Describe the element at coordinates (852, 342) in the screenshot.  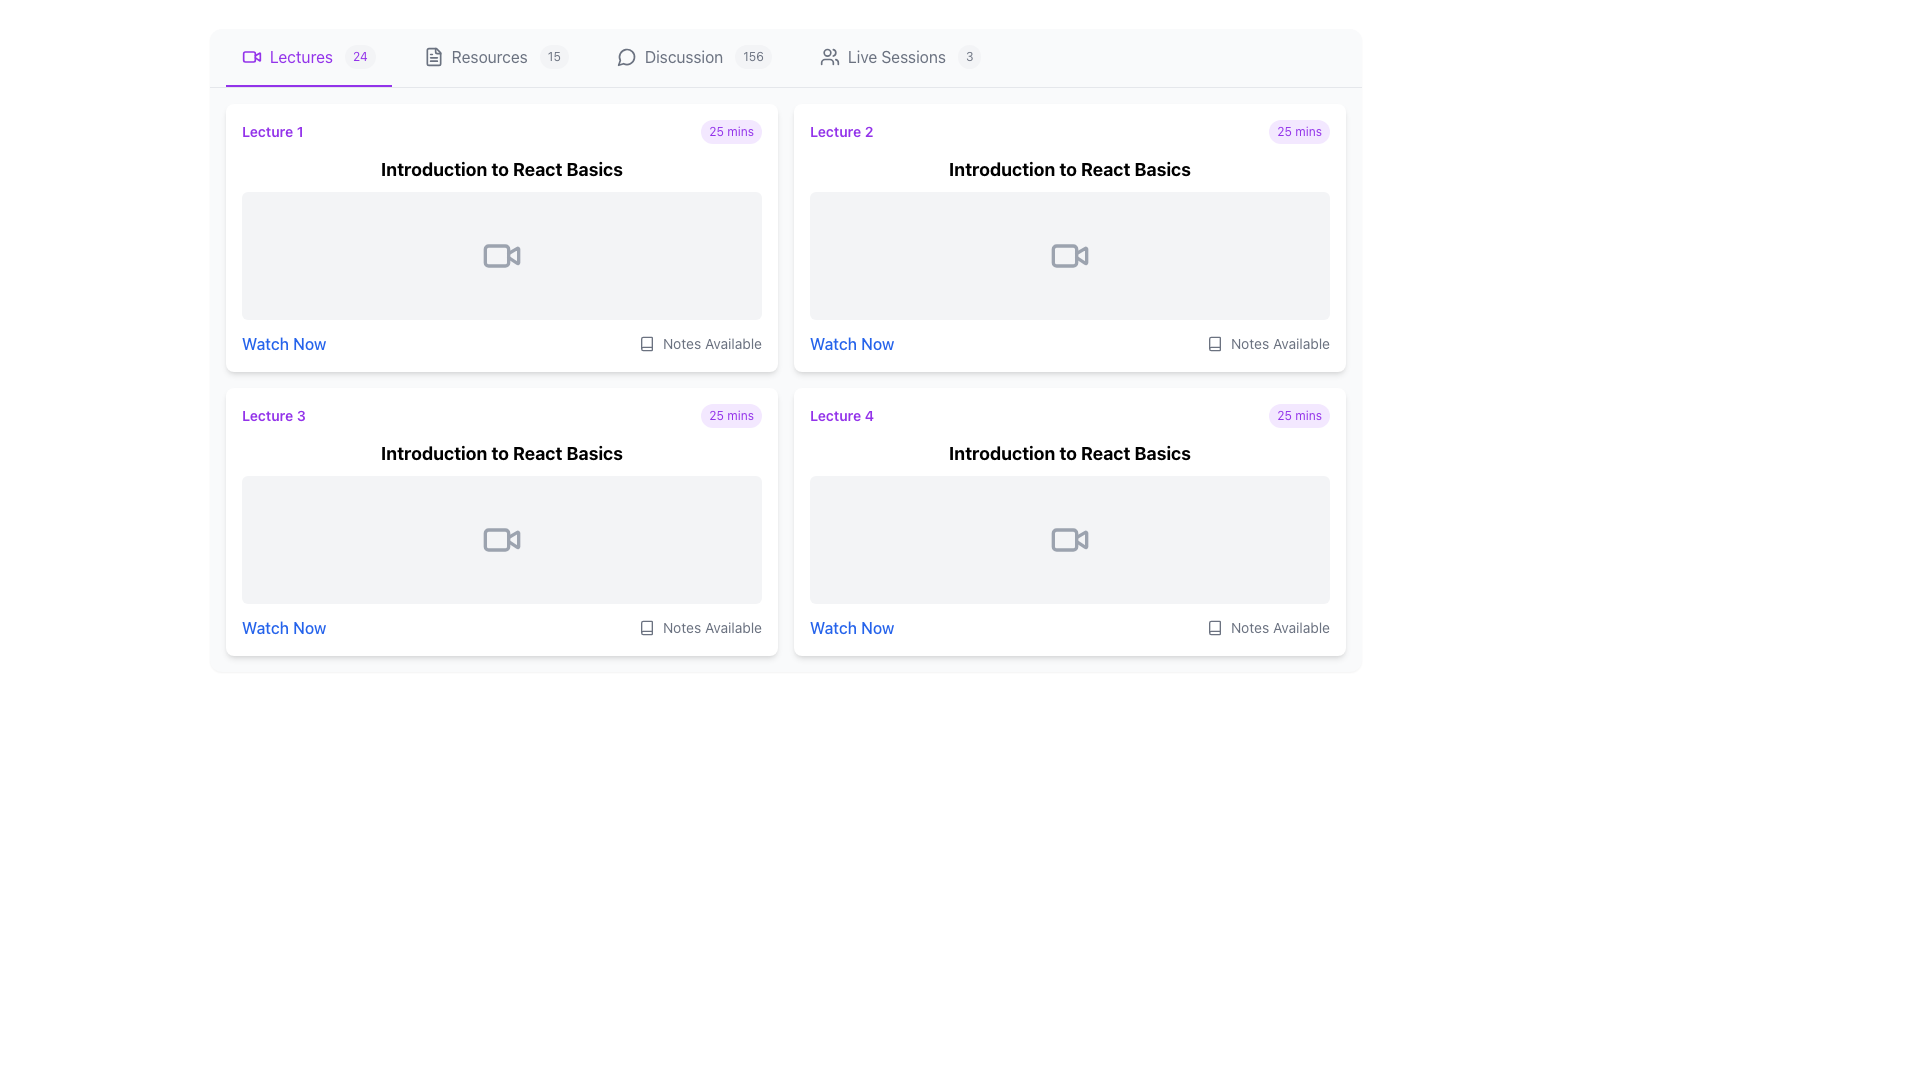
I see `the 'Watch Now' hyperlink, which is styled in blue and located in the upper-right card labeled 'Lecture 2', to observe its hover effect` at that location.